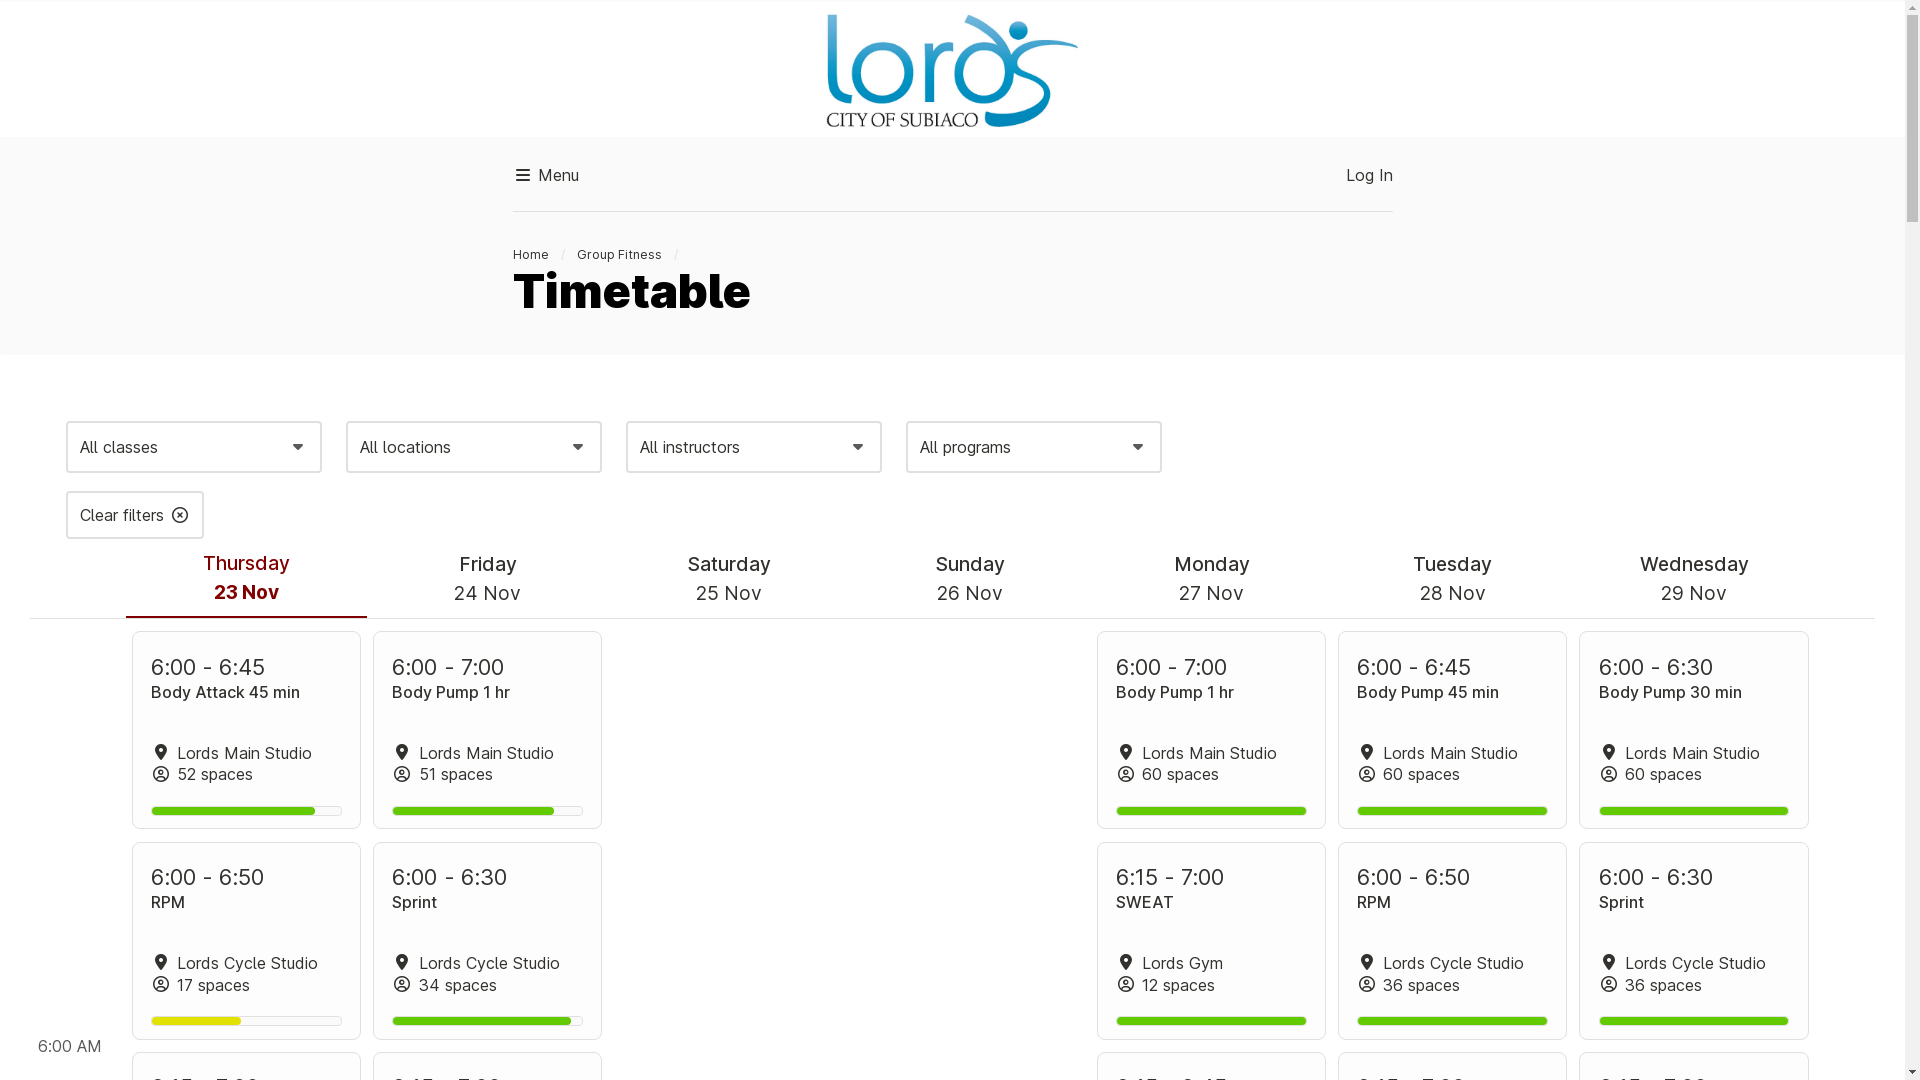  Describe the element at coordinates (473, 446) in the screenshot. I see `'All locations'` at that location.